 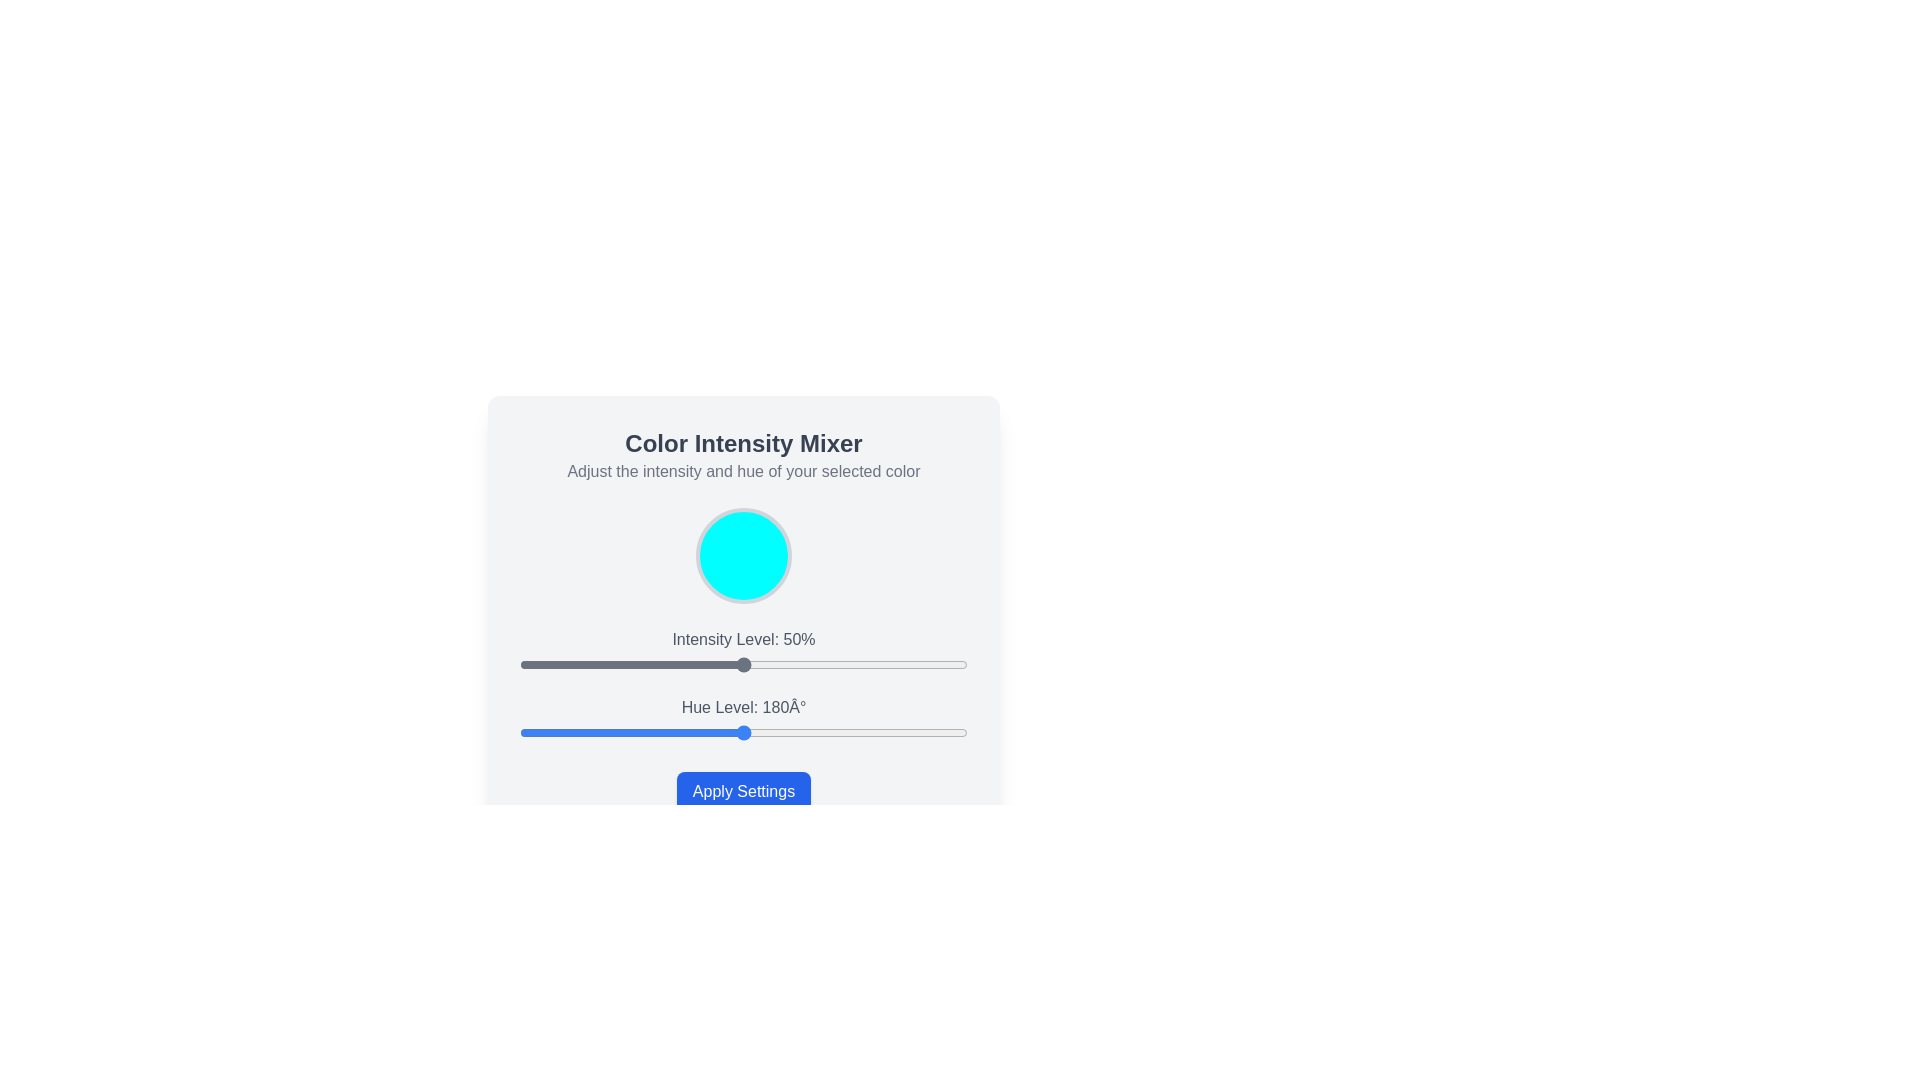 What do you see at coordinates (867, 732) in the screenshot?
I see `the hue level slider to 279°` at bounding box center [867, 732].